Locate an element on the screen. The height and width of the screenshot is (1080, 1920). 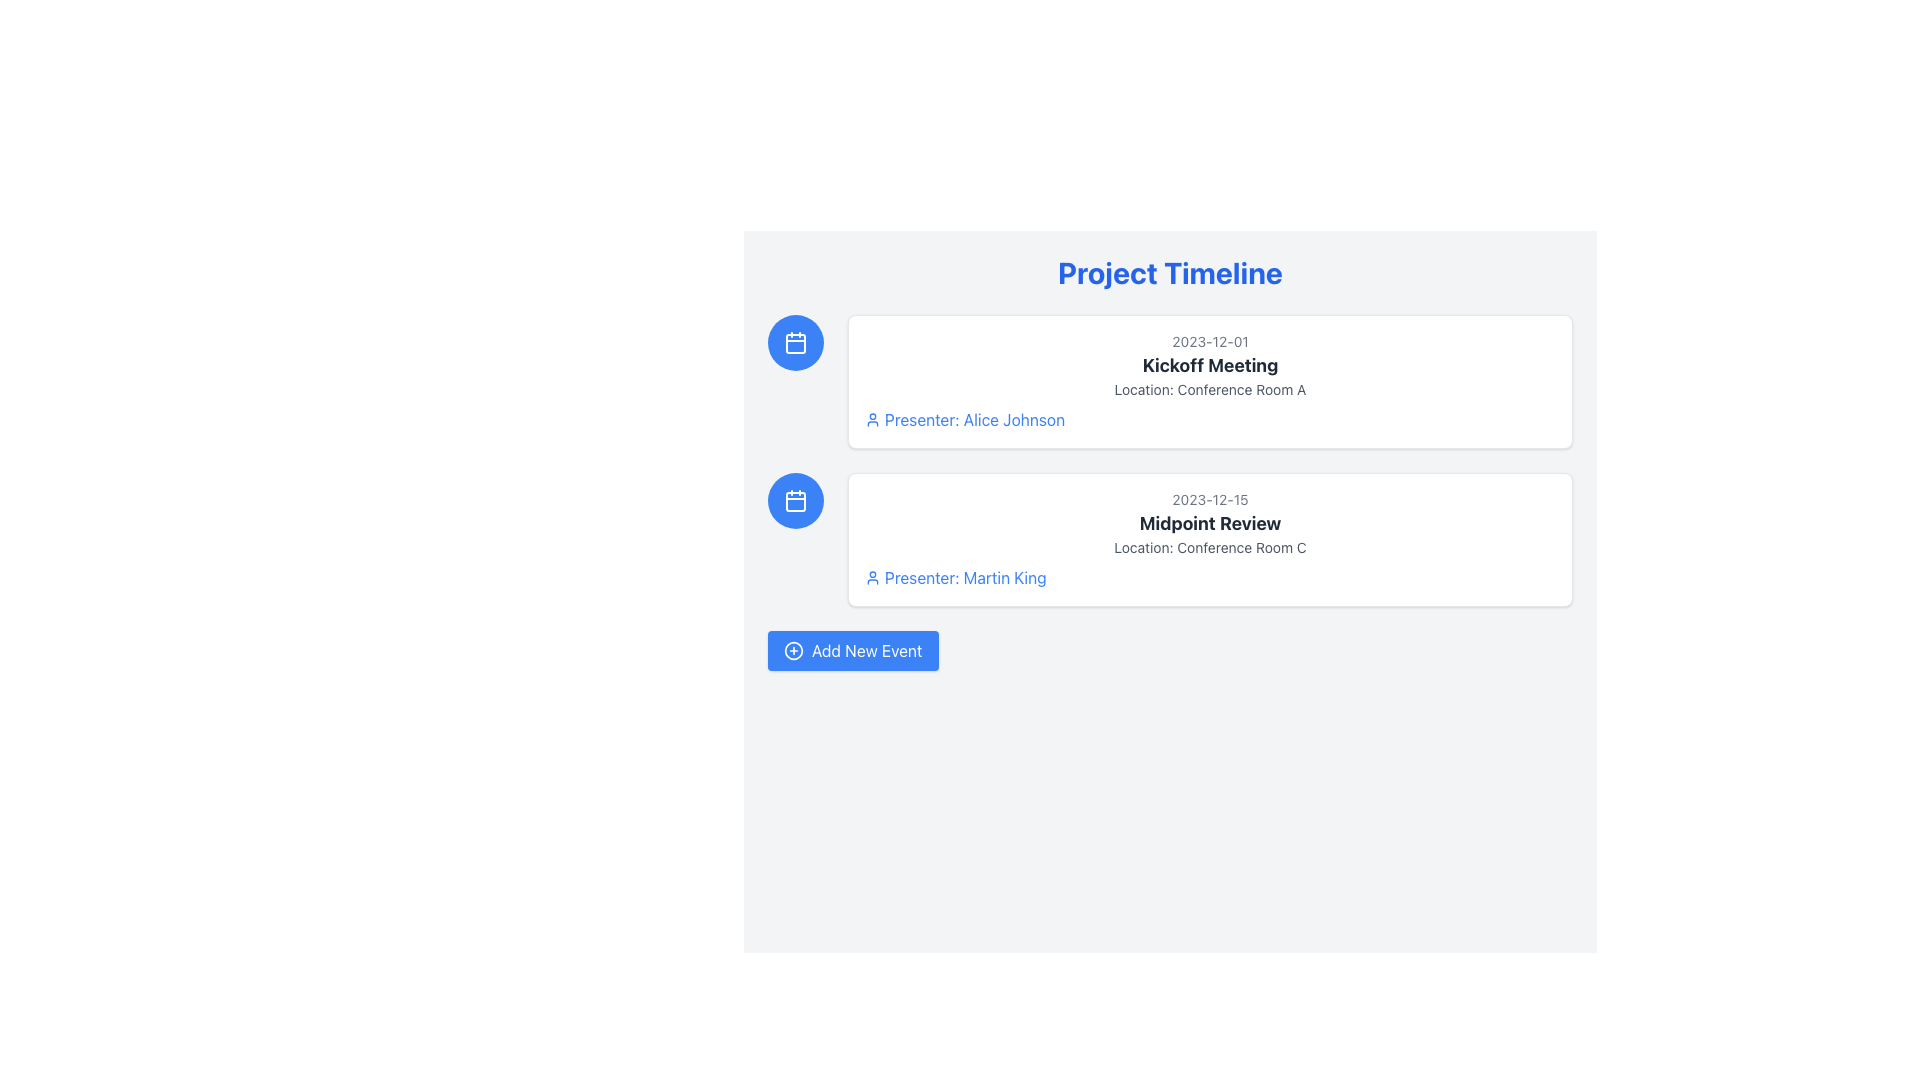
text of the heading element that serves as the title for the project timeline section, indicating the content that follows is located at coordinates (1170, 273).